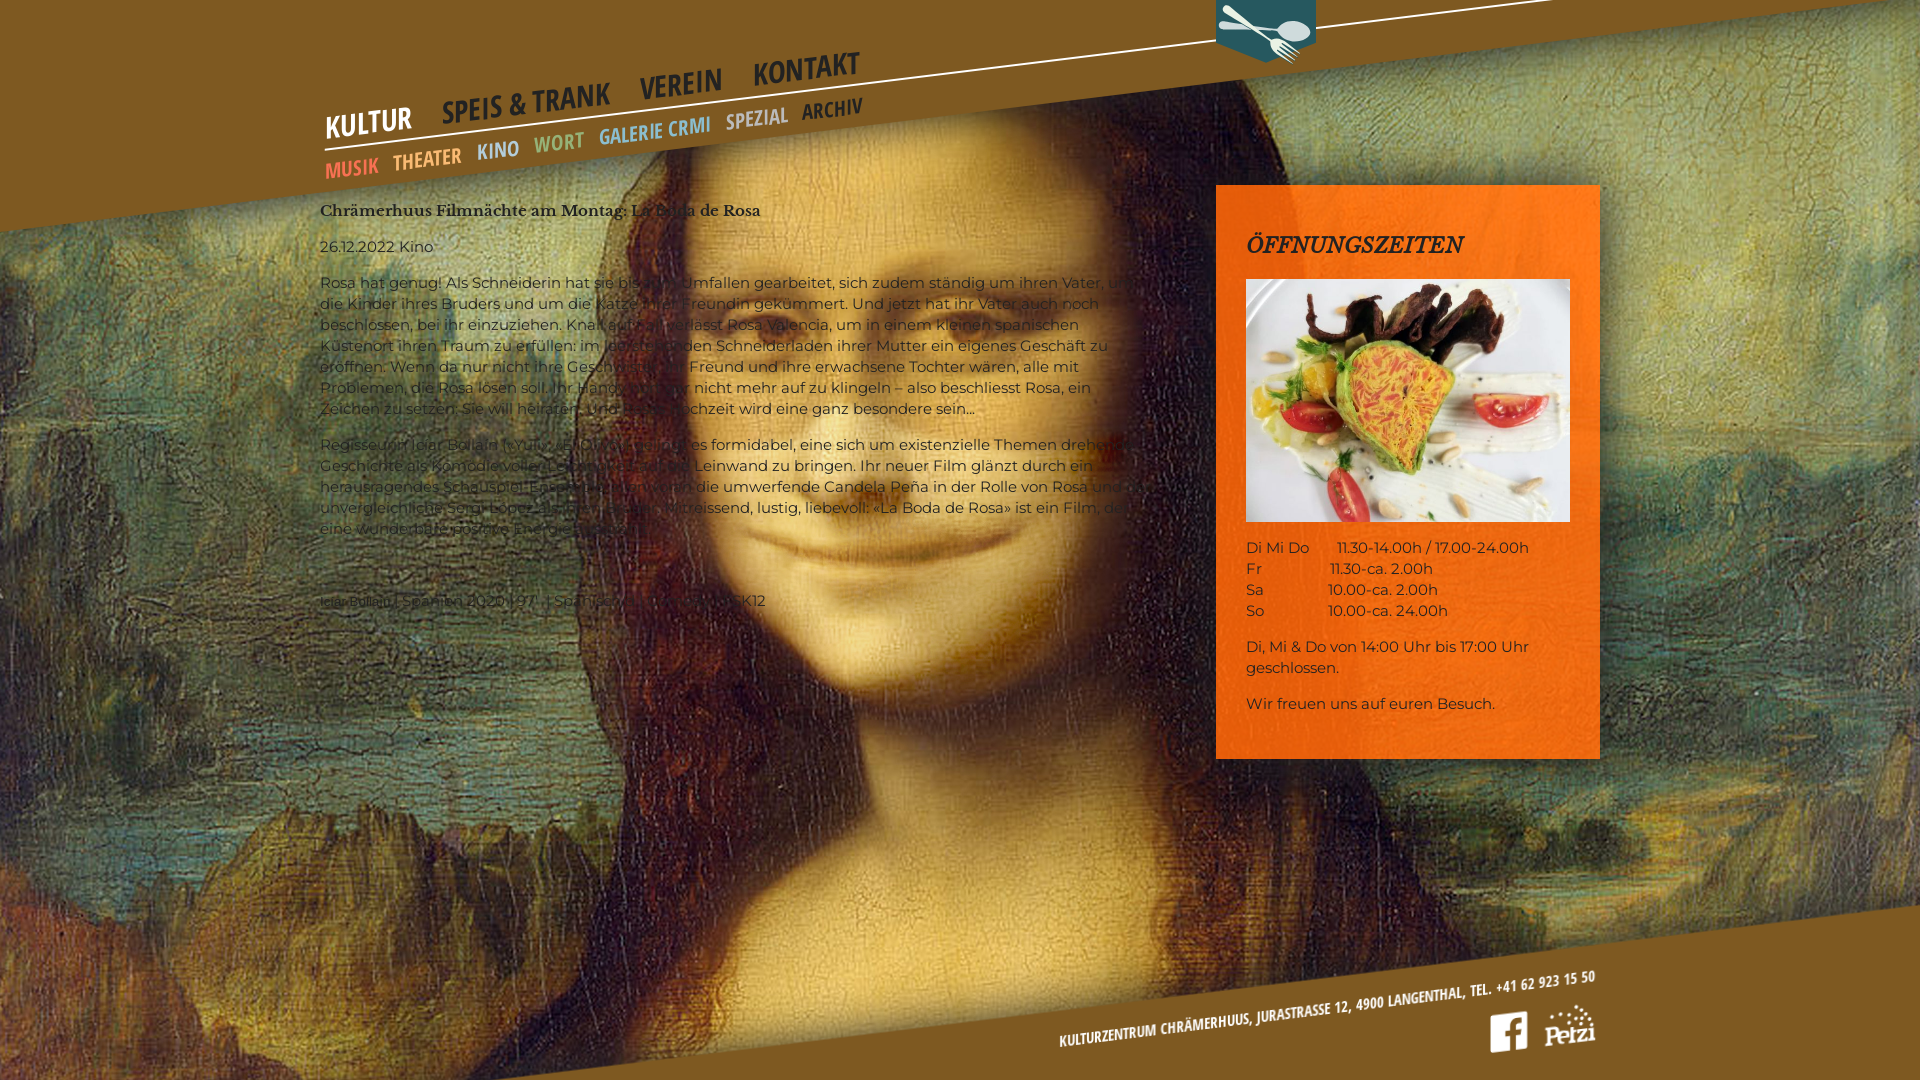 The image size is (1920, 1080). Describe the element at coordinates (1488, 1029) in the screenshot. I see `'Facebook'` at that location.